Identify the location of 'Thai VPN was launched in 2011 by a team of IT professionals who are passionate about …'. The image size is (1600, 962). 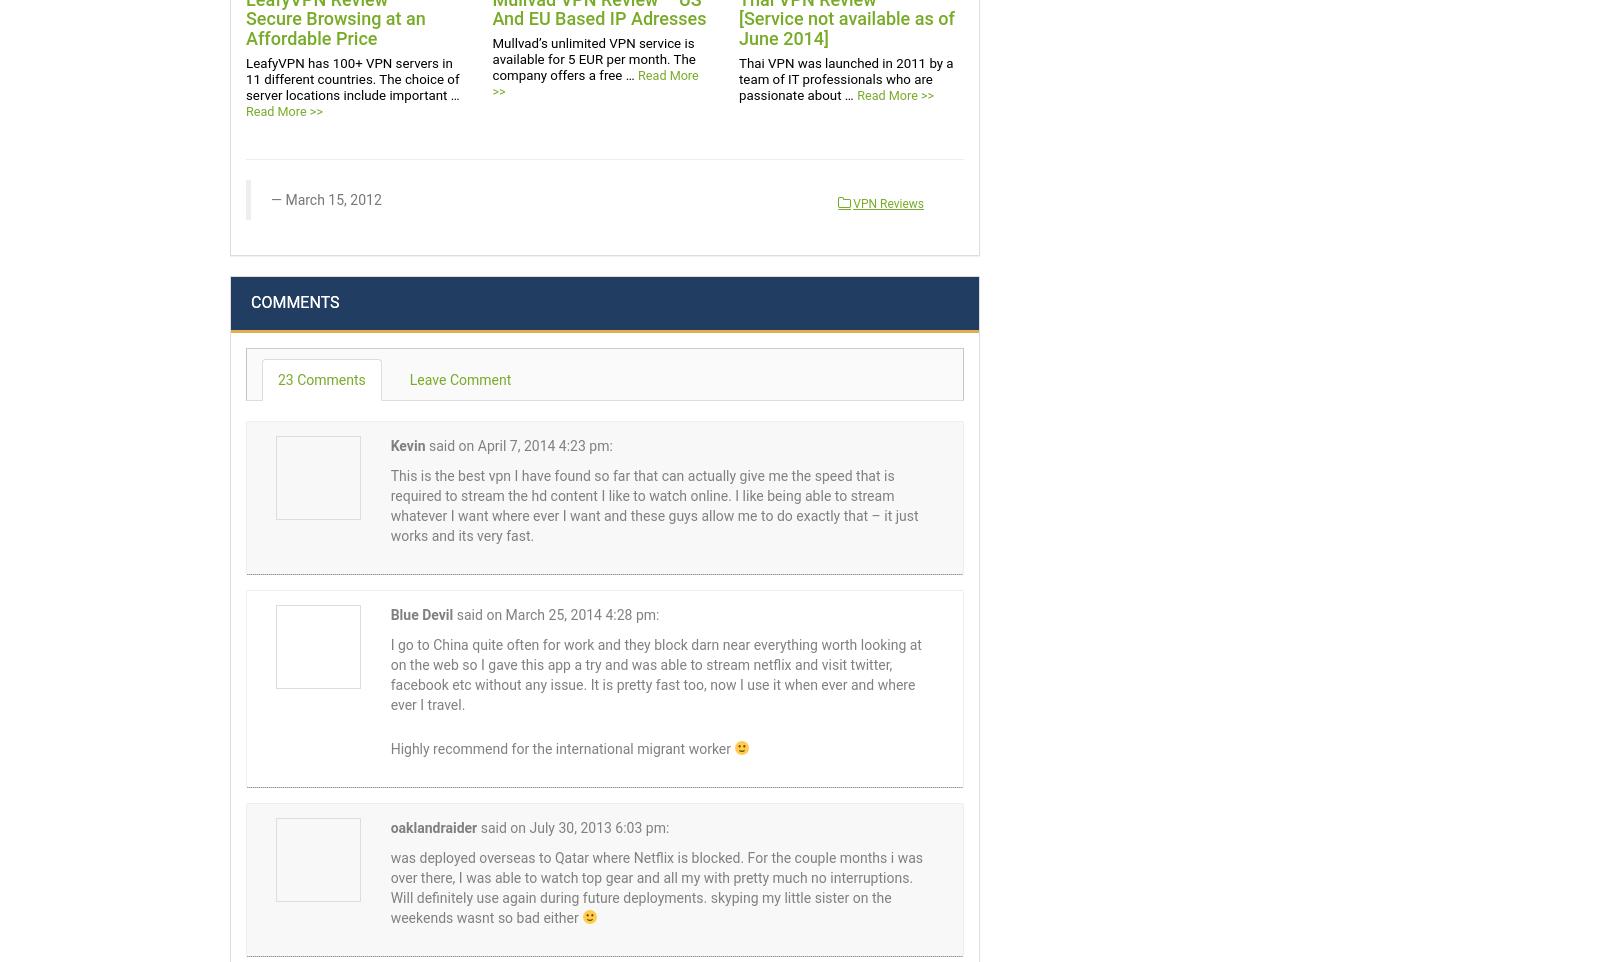
(844, 78).